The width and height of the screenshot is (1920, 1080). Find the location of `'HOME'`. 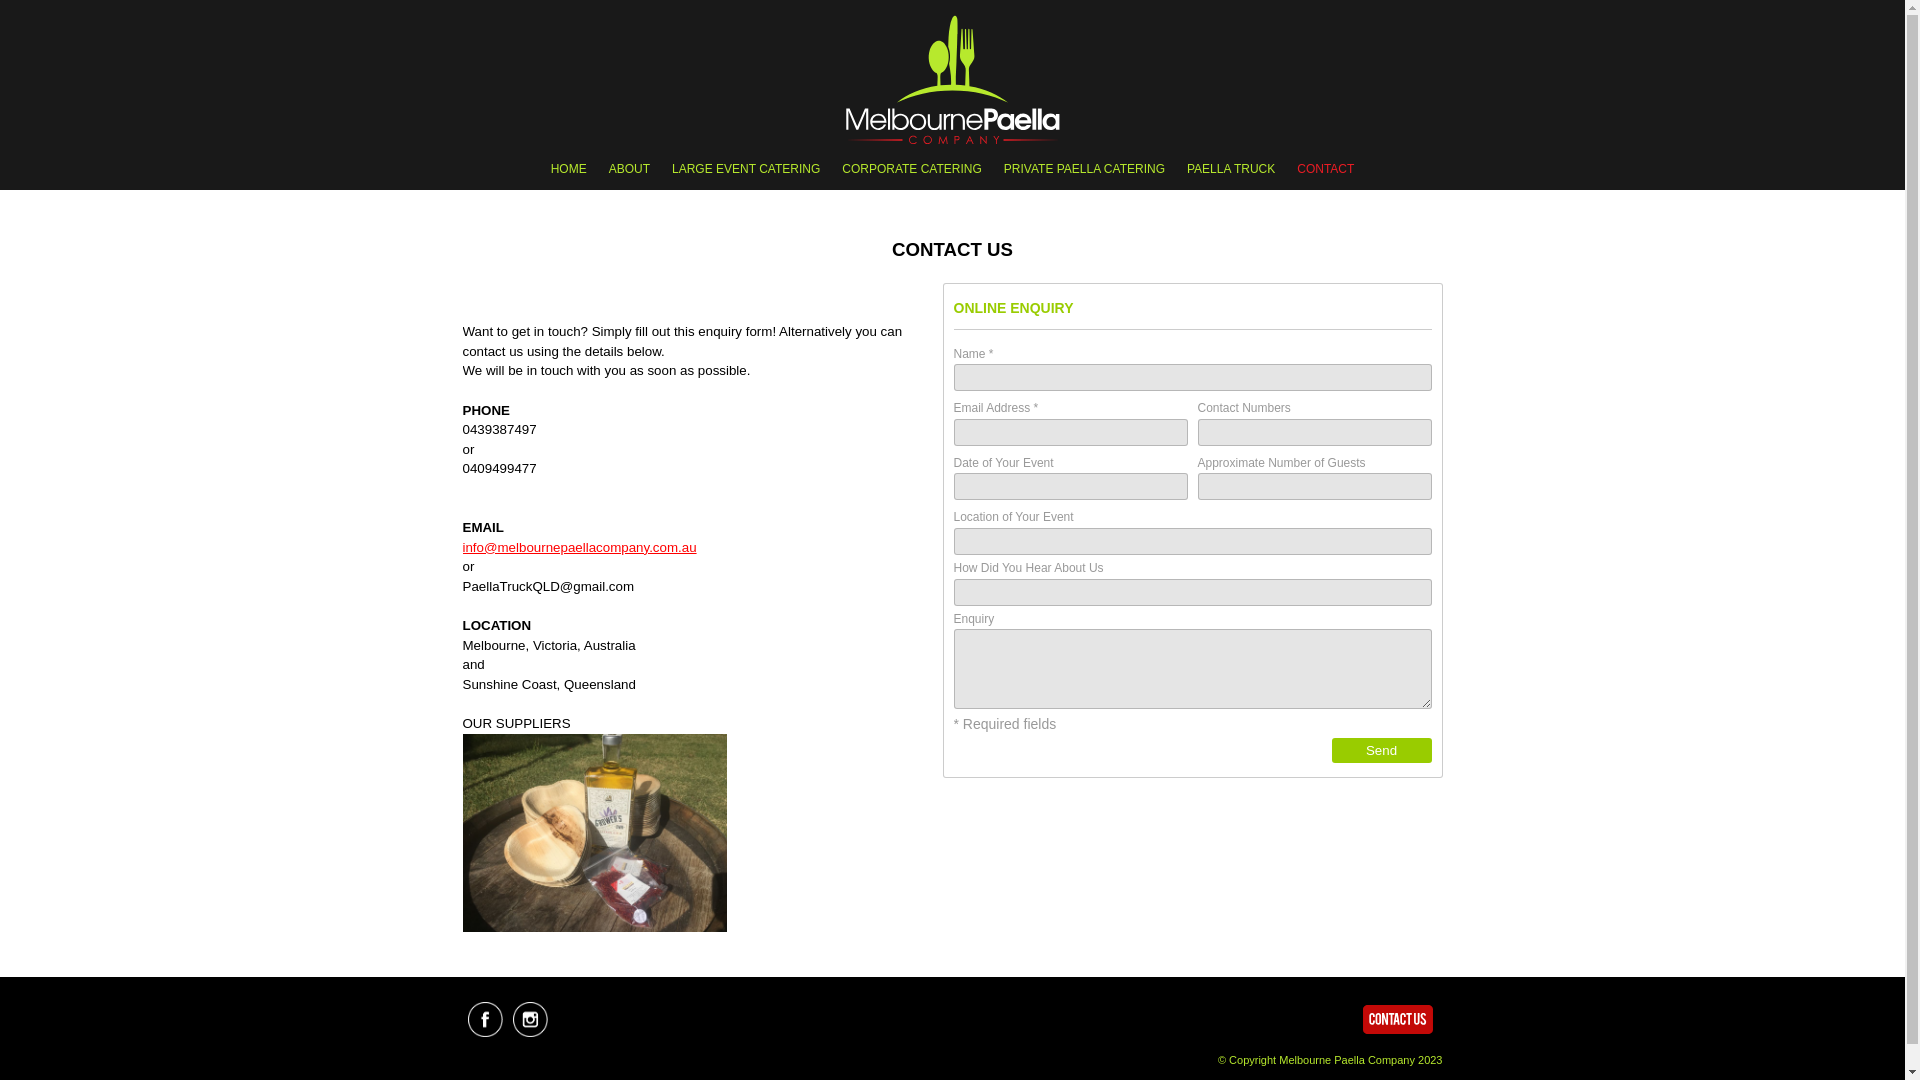

'HOME' is located at coordinates (568, 168).